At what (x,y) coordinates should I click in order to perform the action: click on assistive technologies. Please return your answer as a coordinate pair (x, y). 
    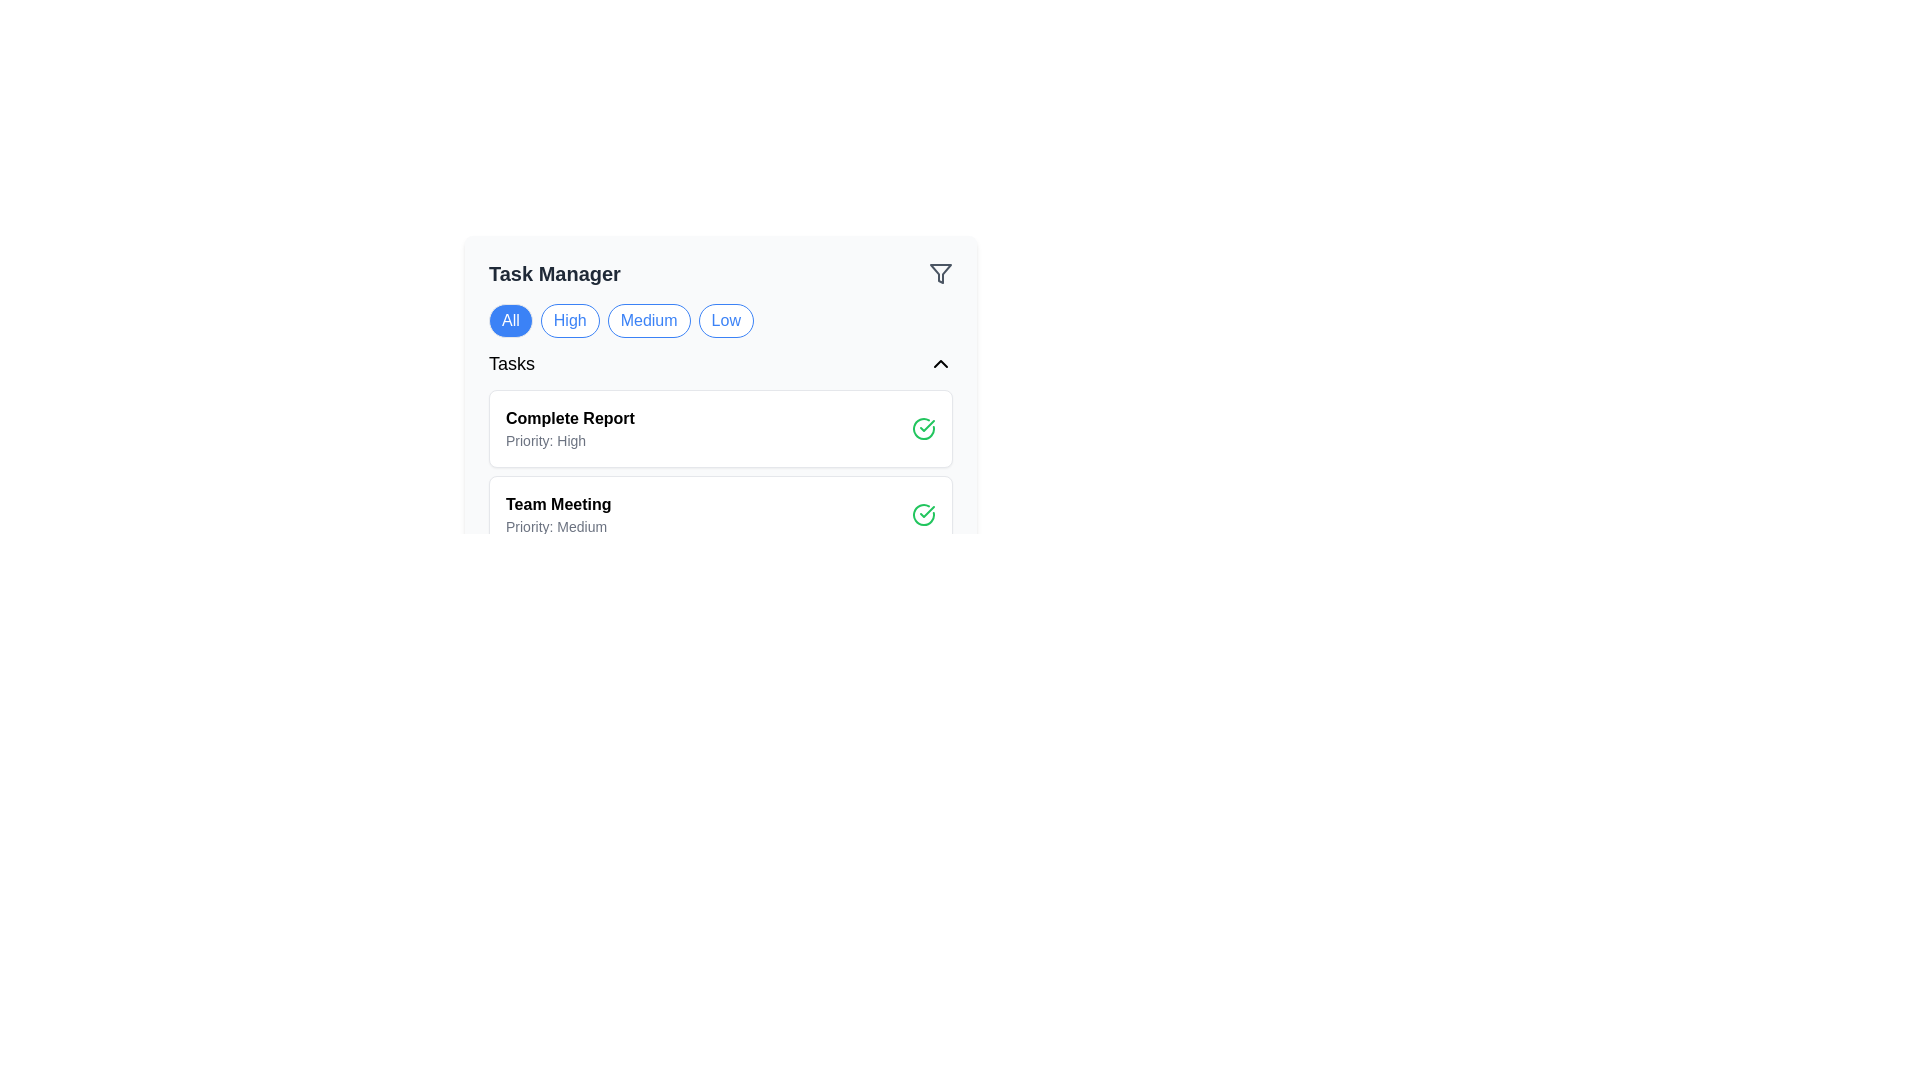
    Looking at the image, I should click on (558, 504).